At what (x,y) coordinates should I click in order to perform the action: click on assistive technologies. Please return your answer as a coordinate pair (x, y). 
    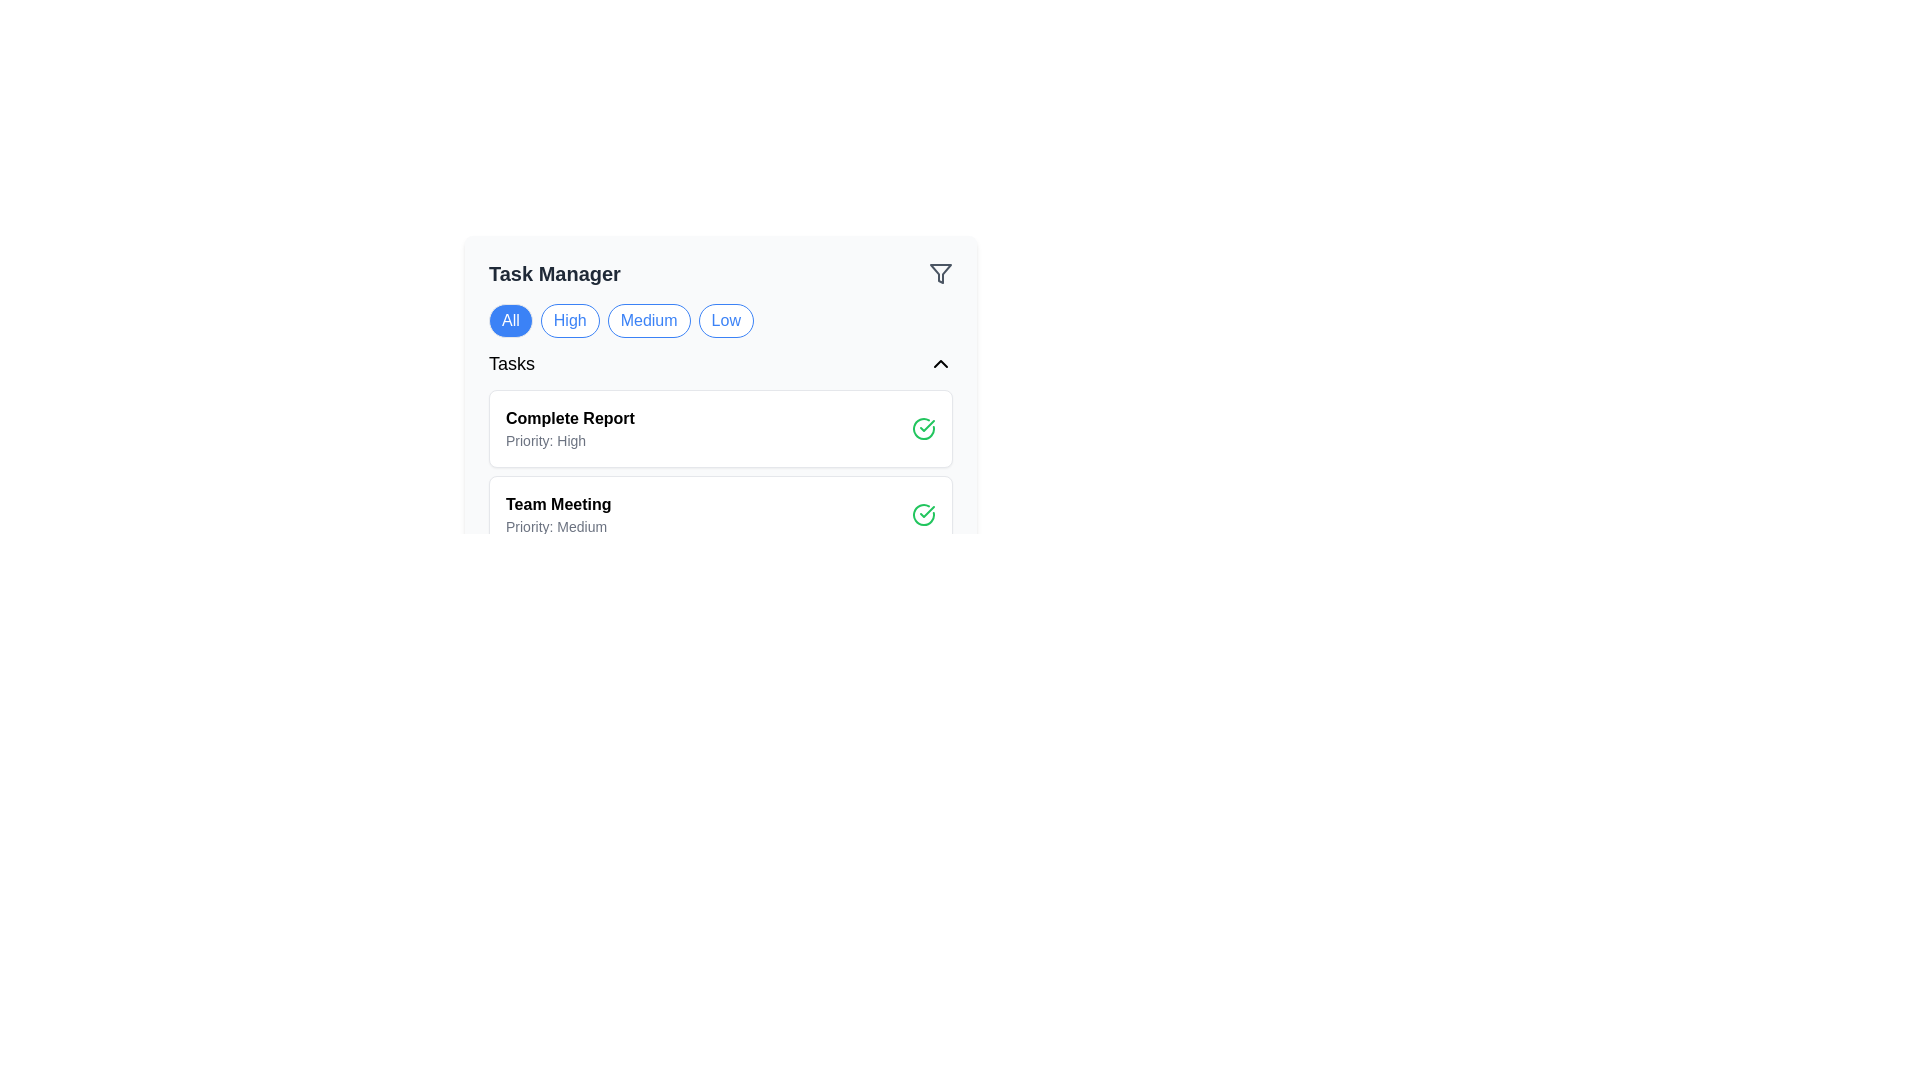
    Looking at the image, I should click on (558, 504).